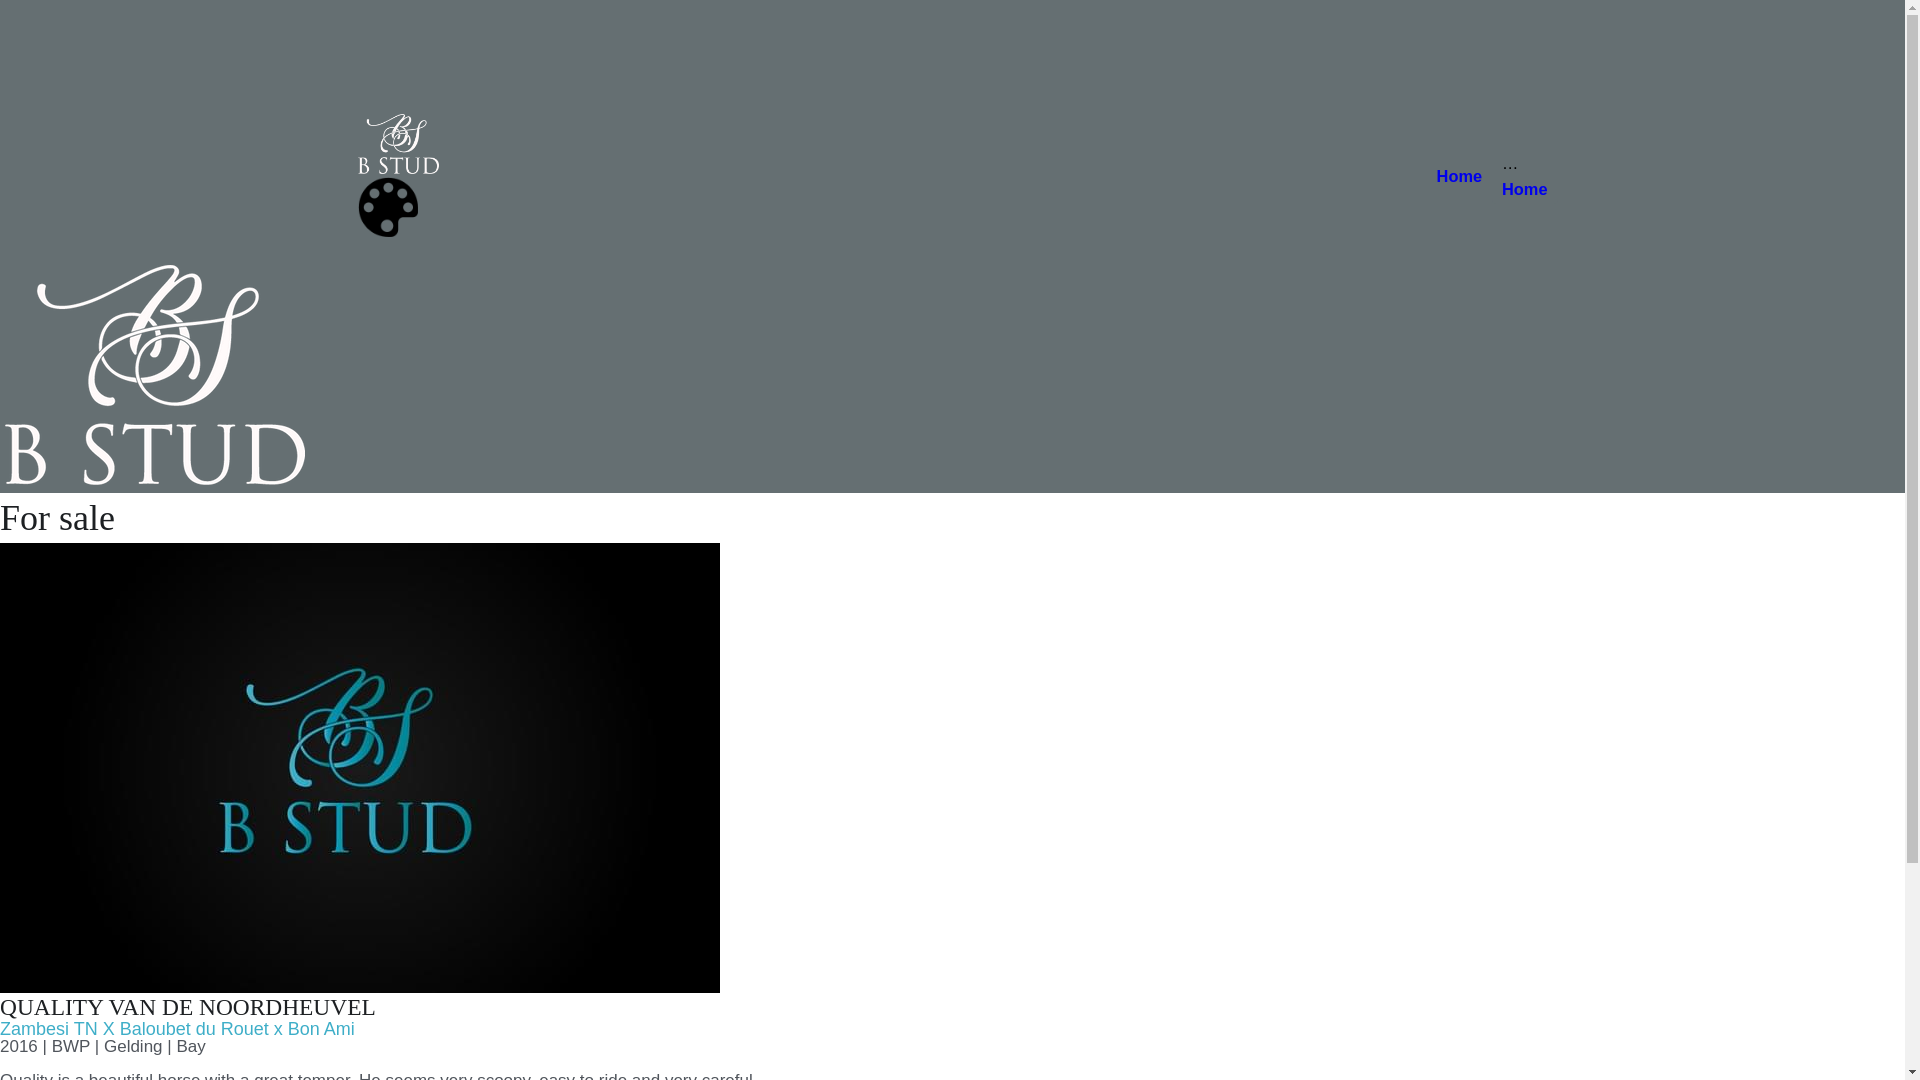 This screenshot has height=1080, width=1920. I want to click on 'Home', so click(1435, 175).